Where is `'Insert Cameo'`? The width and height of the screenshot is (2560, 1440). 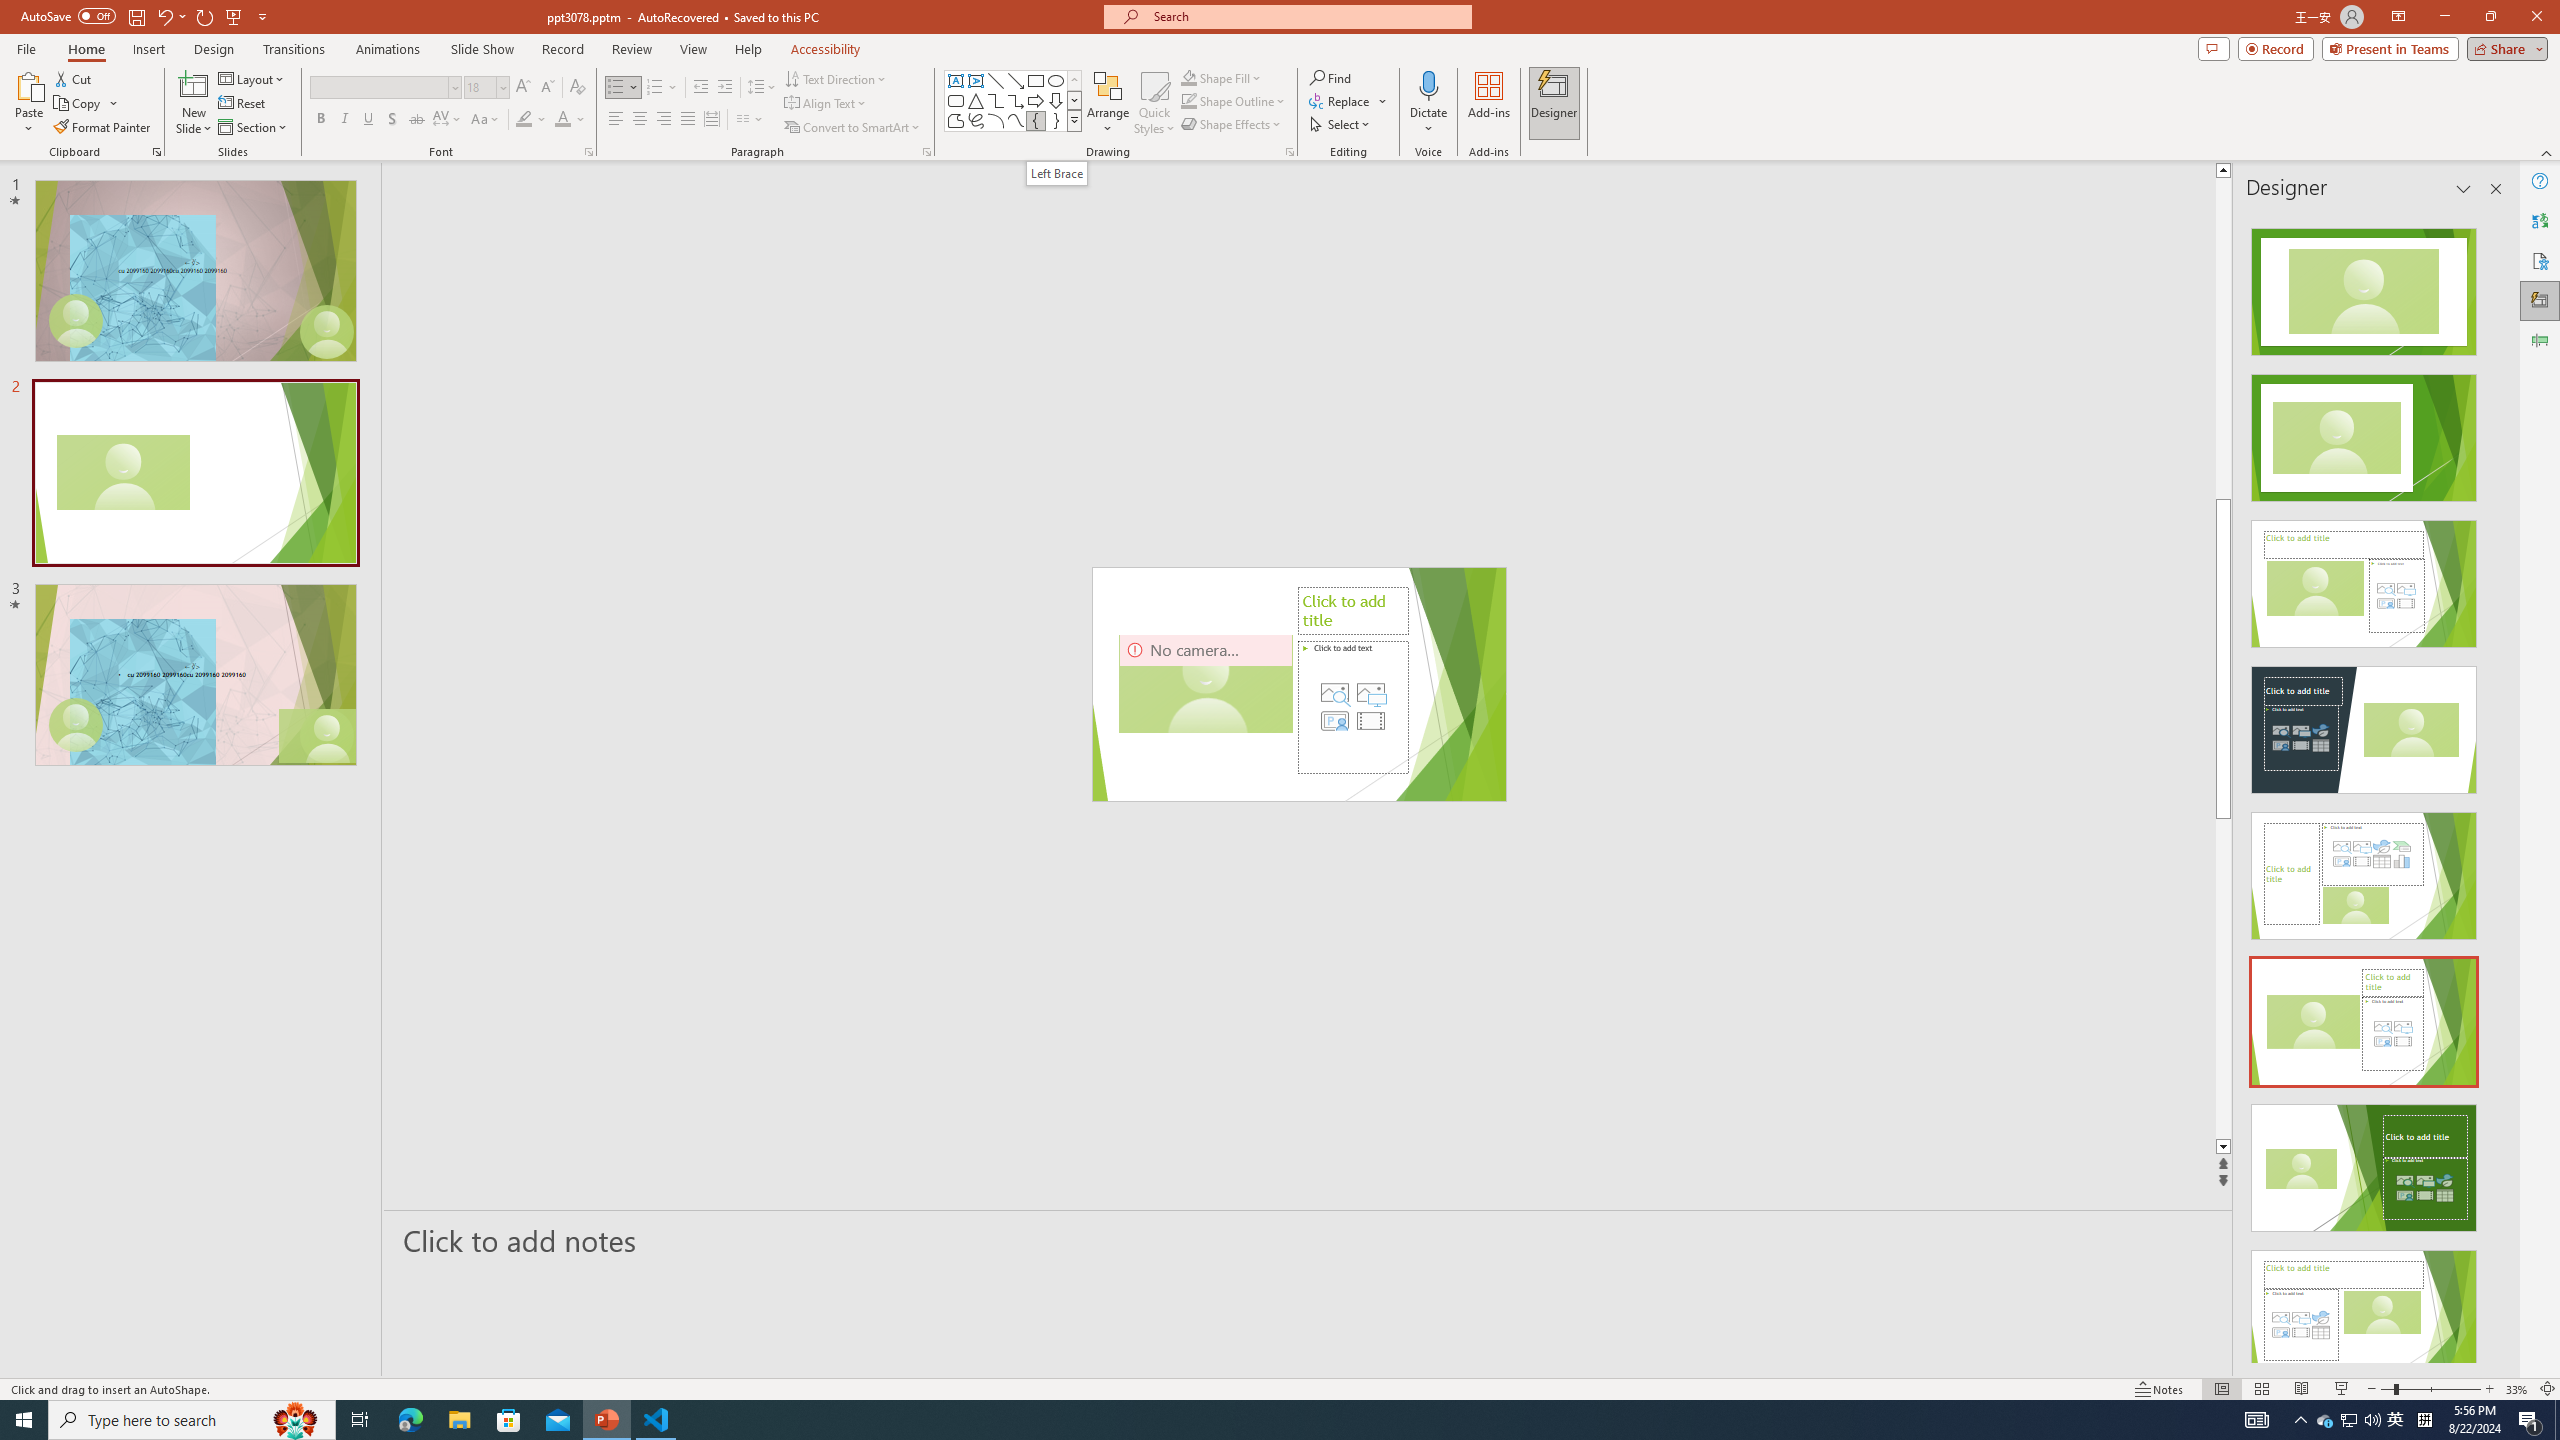 'Insert Cameo' is located at coordinates (1334, 720).